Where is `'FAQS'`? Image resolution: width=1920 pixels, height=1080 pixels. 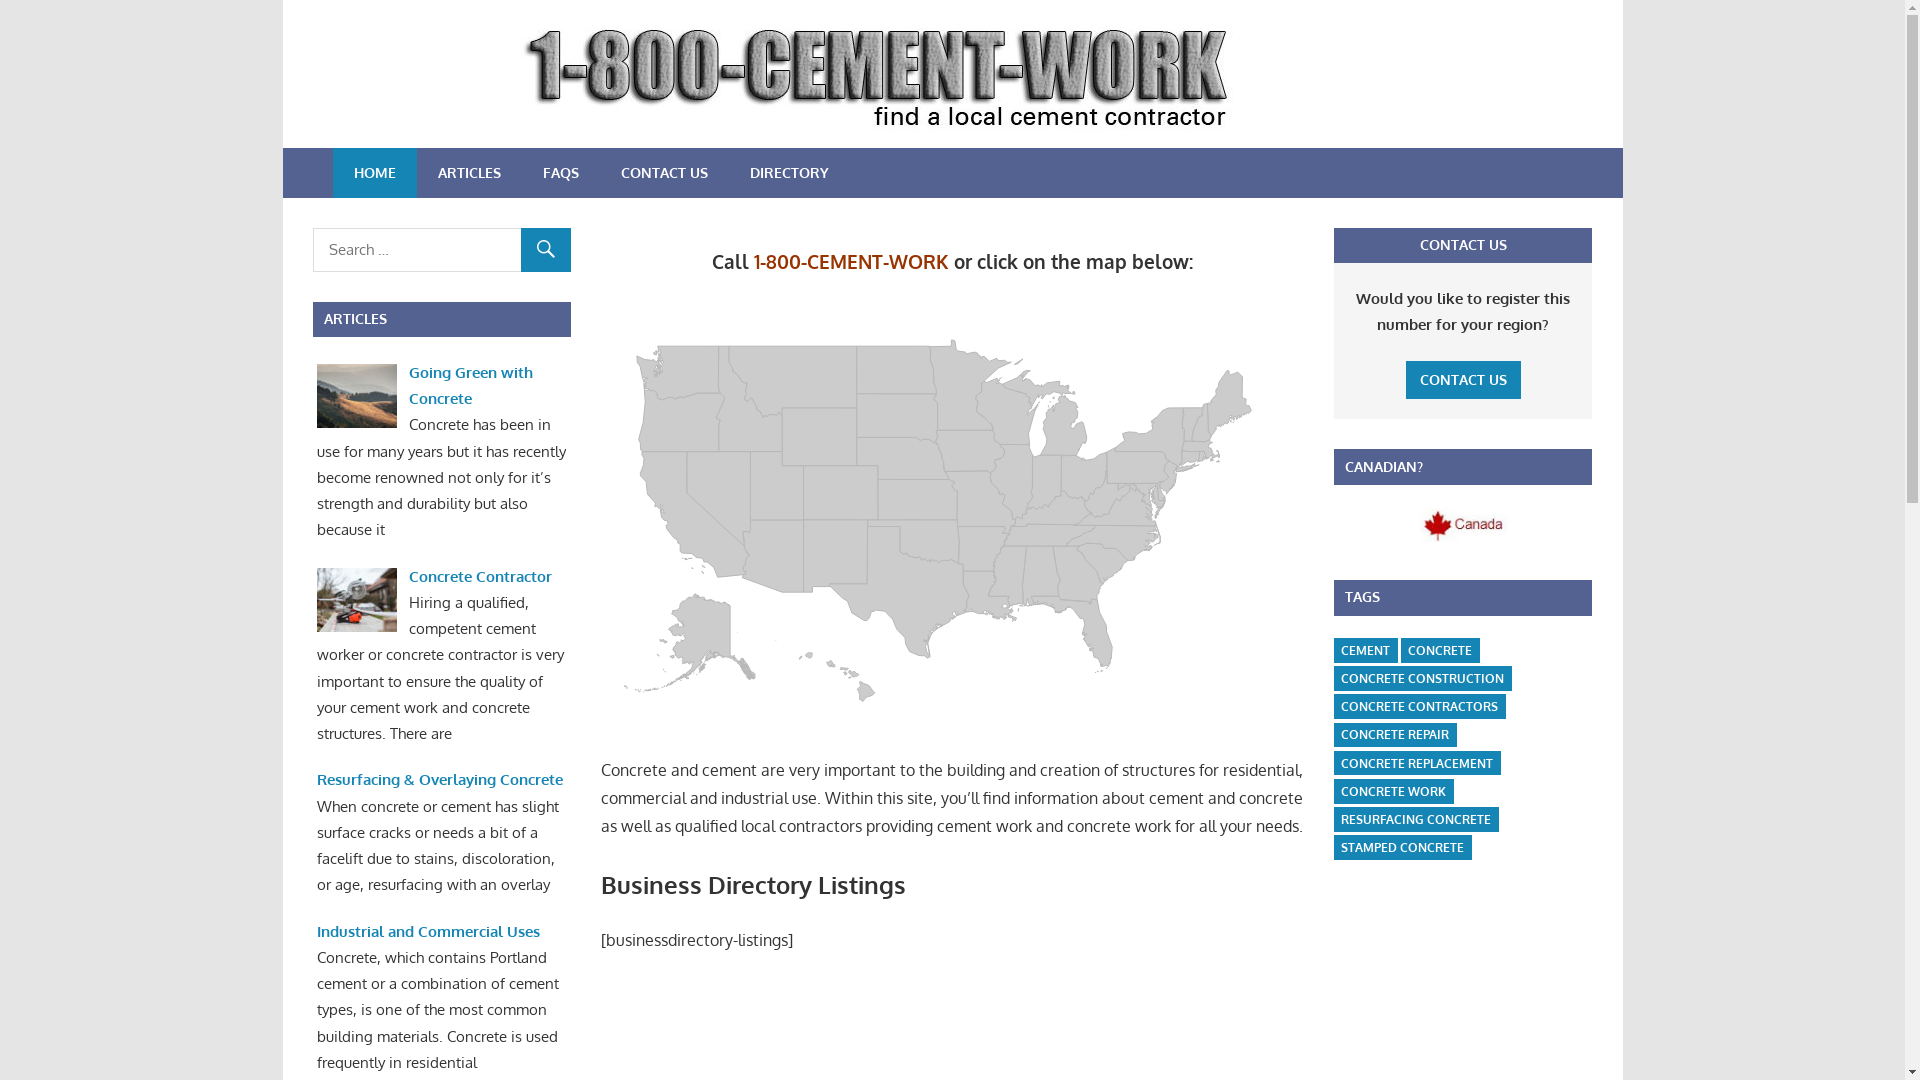 'FAQS' is located at coordinates (560, 172).